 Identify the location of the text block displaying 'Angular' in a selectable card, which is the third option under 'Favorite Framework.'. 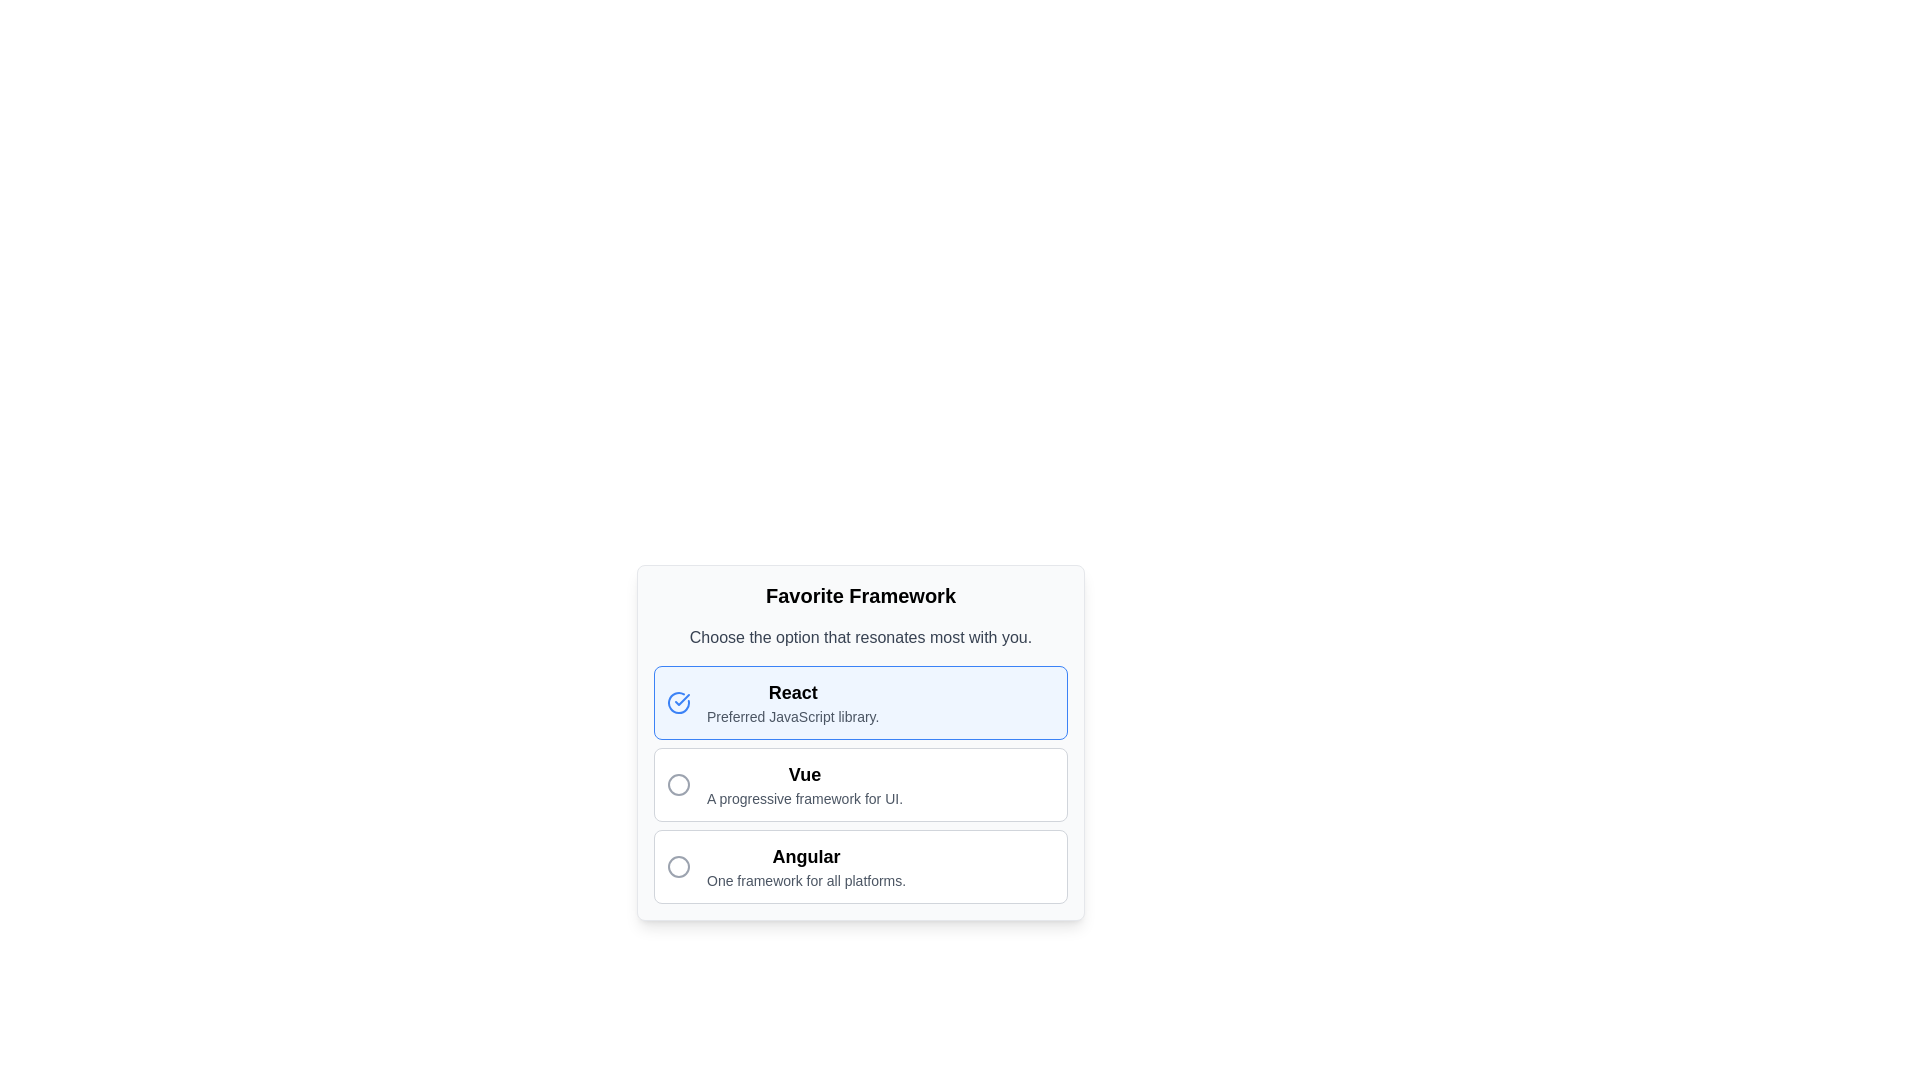
(806, 866).